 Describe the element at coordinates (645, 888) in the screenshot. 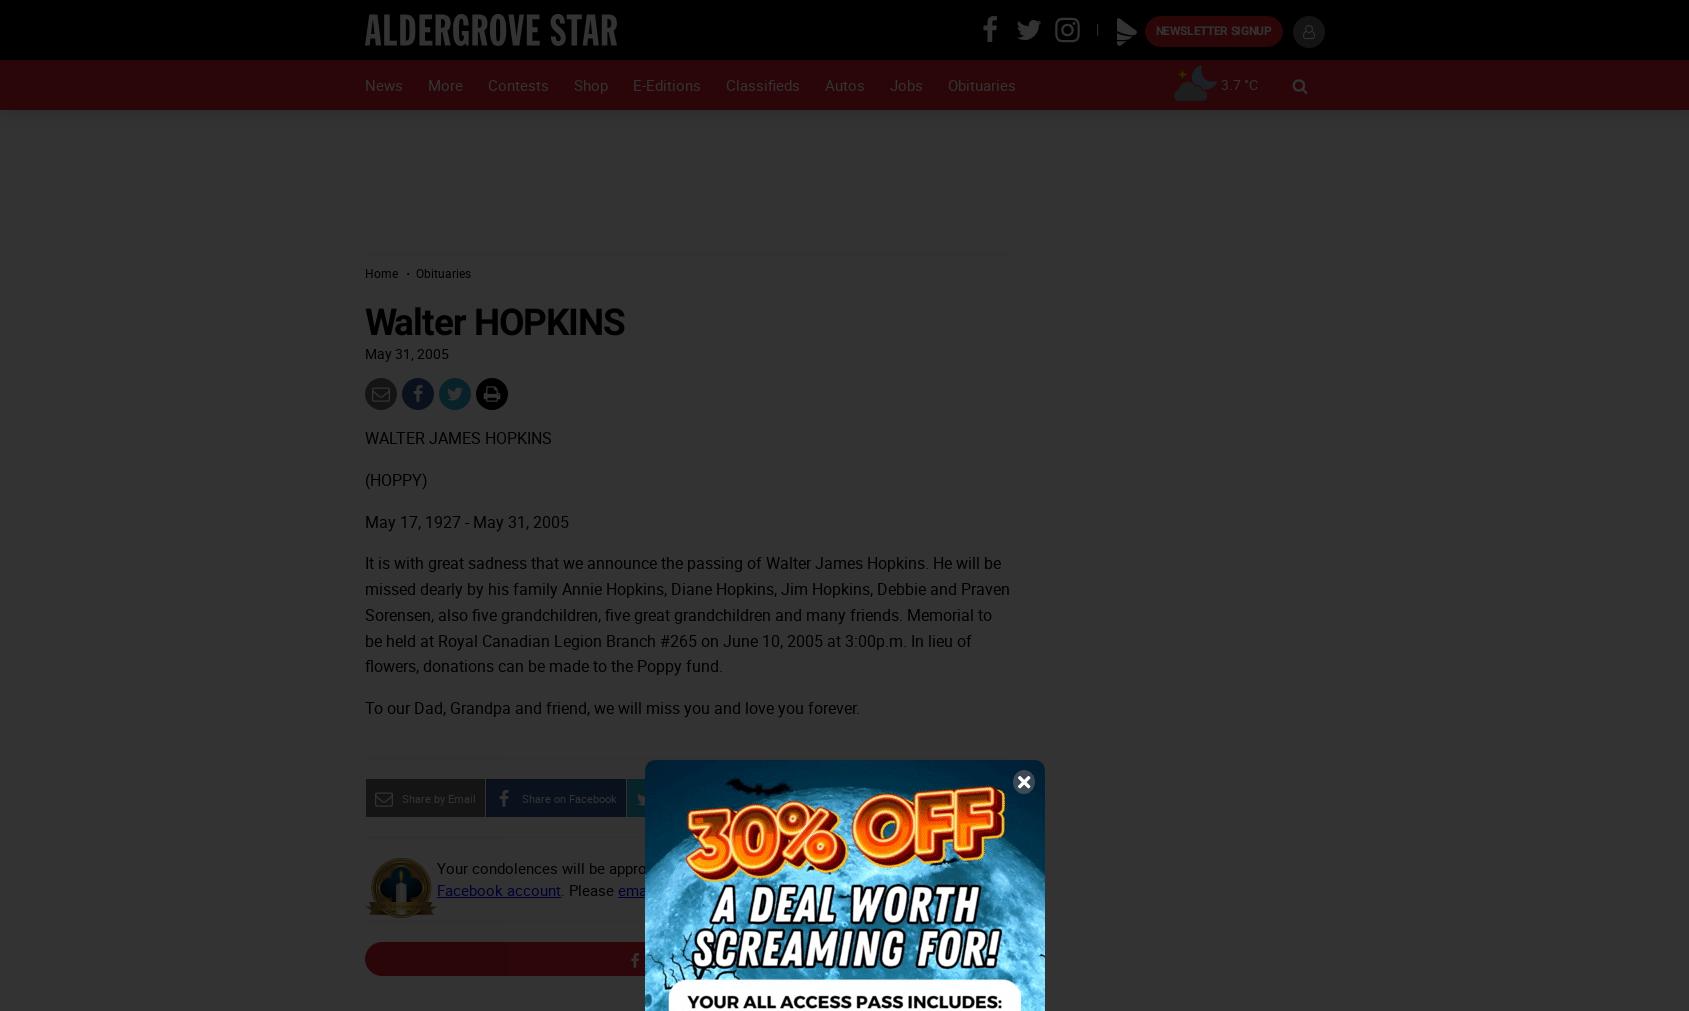

I see `'email us'` at that location.